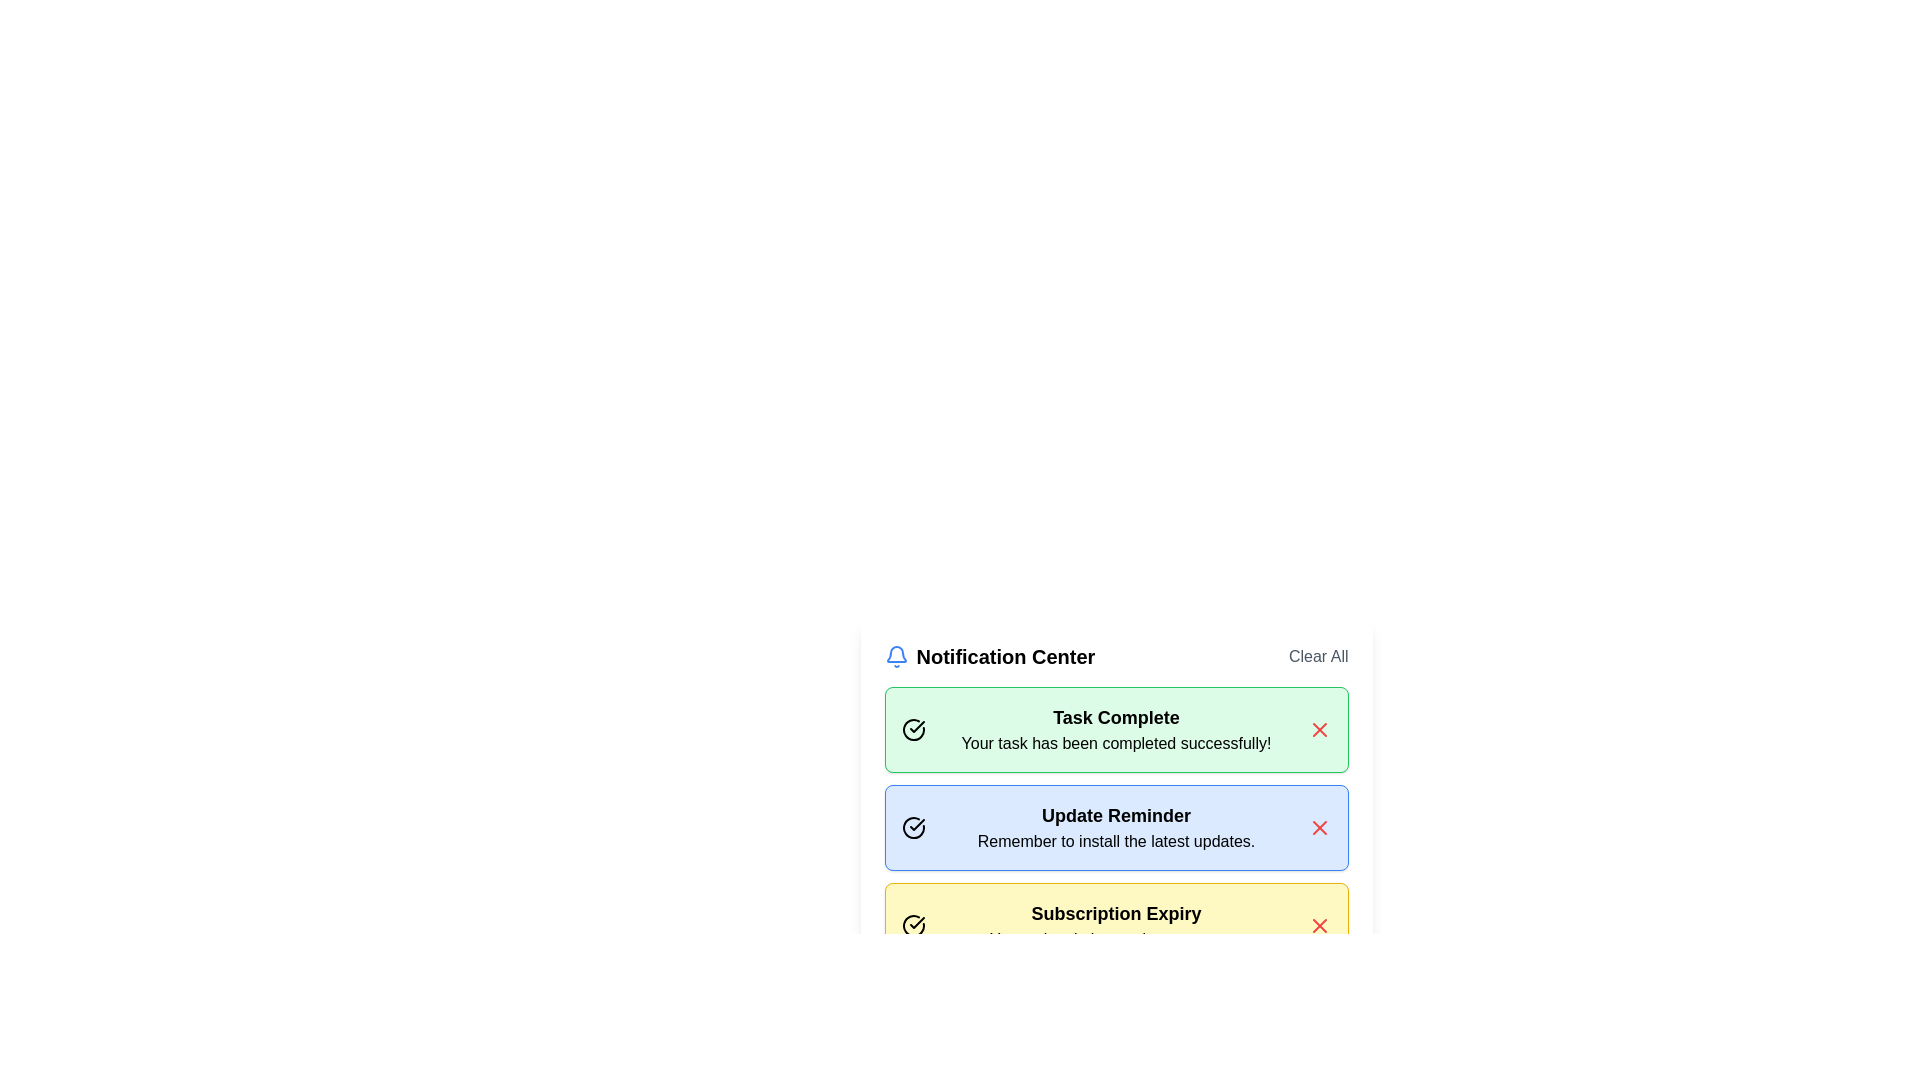 Image resolution: width=1920 pixels, height=1080 pixels. I want to click on the close icon located on the right-hand side of the 'Task Complete' notification, so click(1319, 729).